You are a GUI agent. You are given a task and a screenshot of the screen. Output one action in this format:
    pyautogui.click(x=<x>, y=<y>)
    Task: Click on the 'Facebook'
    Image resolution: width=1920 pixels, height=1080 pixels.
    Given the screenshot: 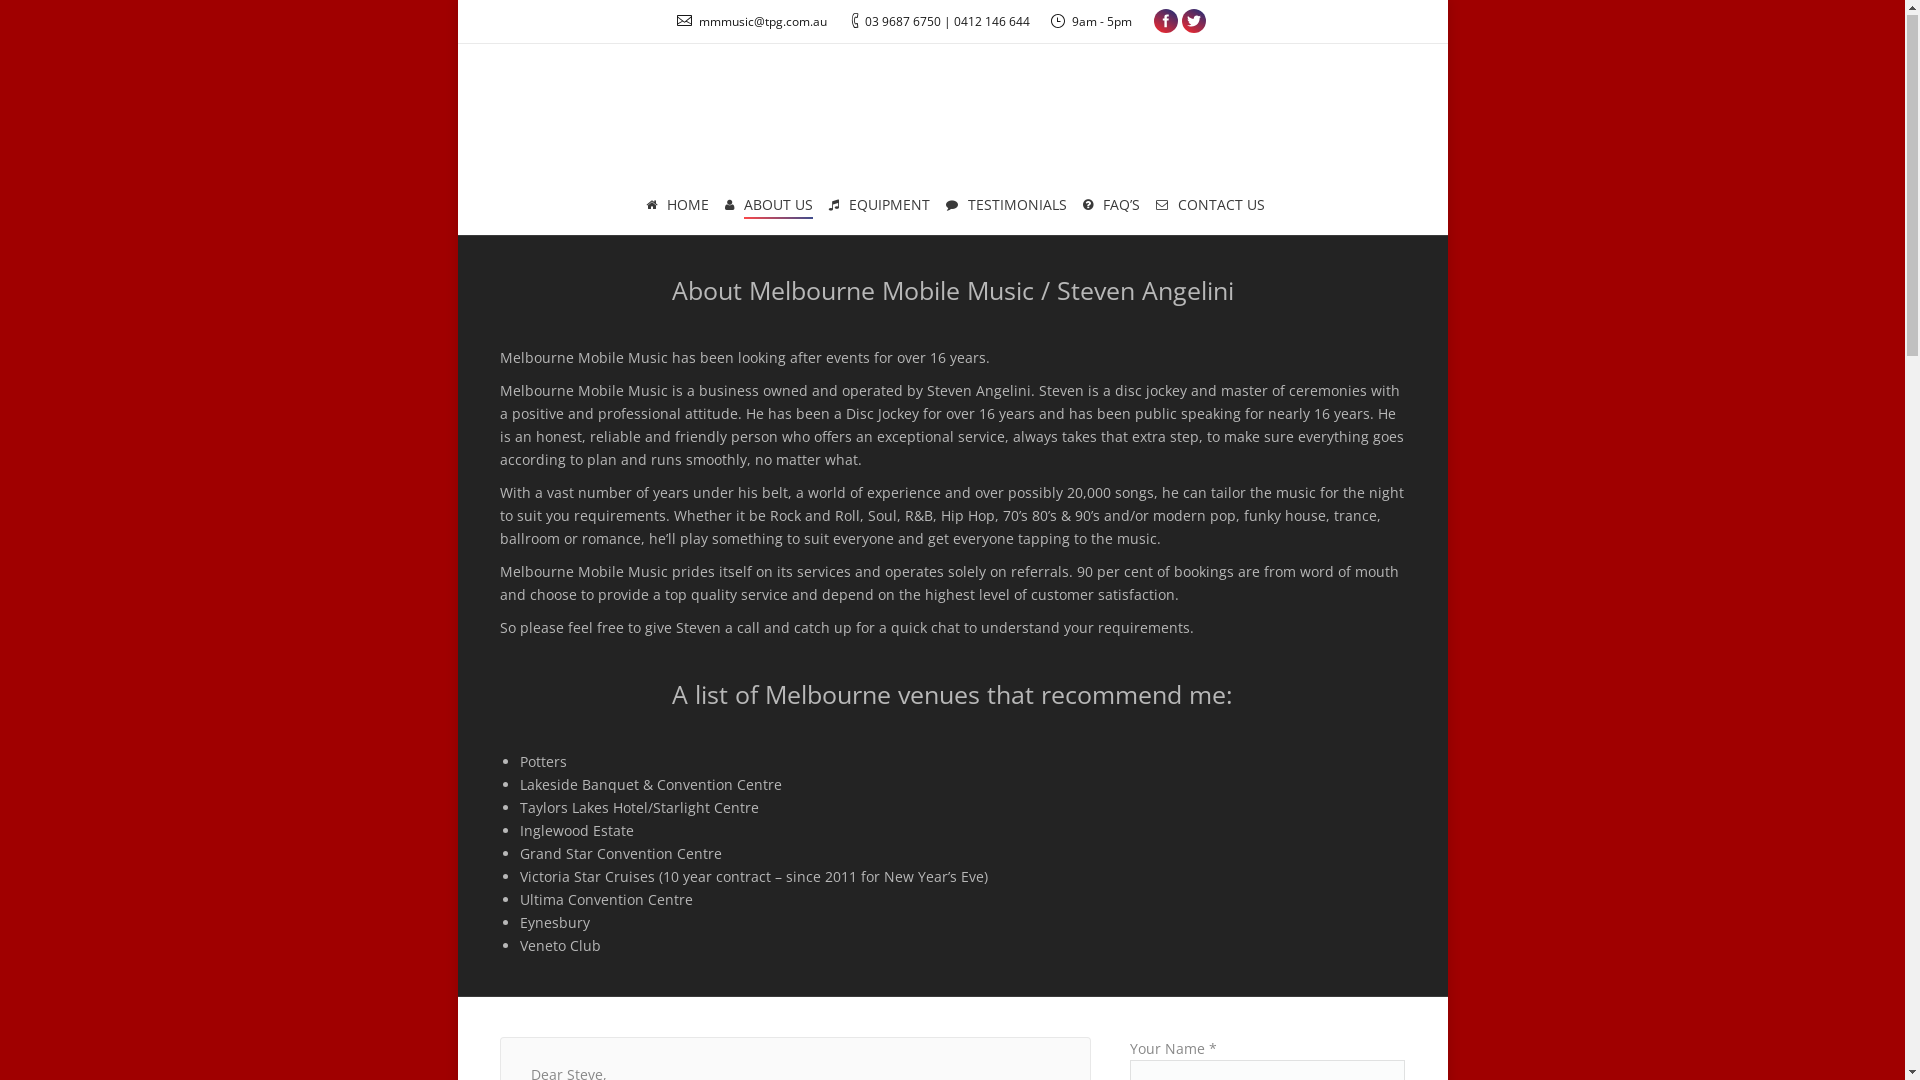 What is the action you would take?
    pyautogui.click(x=1166, y=22)
    